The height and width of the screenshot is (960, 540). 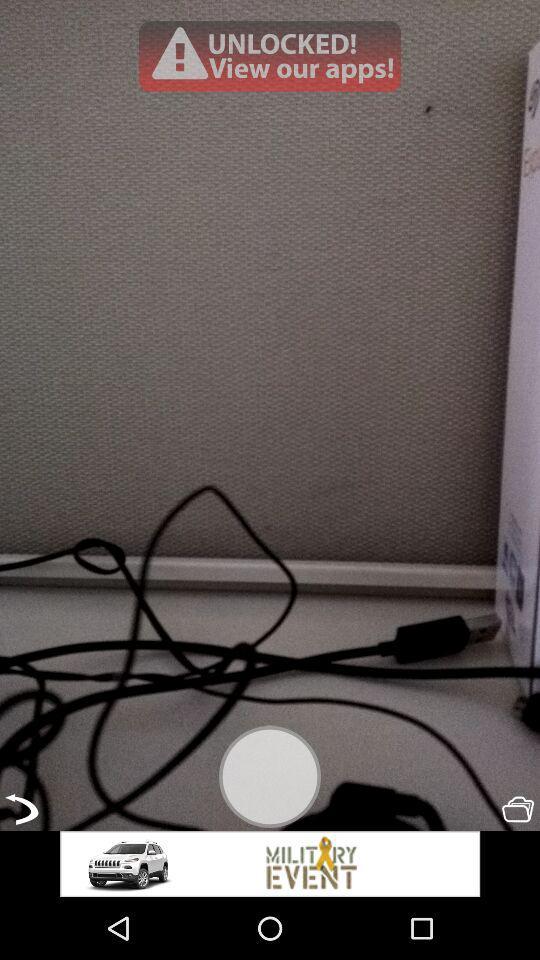 I want to click on rotate photo, so click(x=20, y=809).